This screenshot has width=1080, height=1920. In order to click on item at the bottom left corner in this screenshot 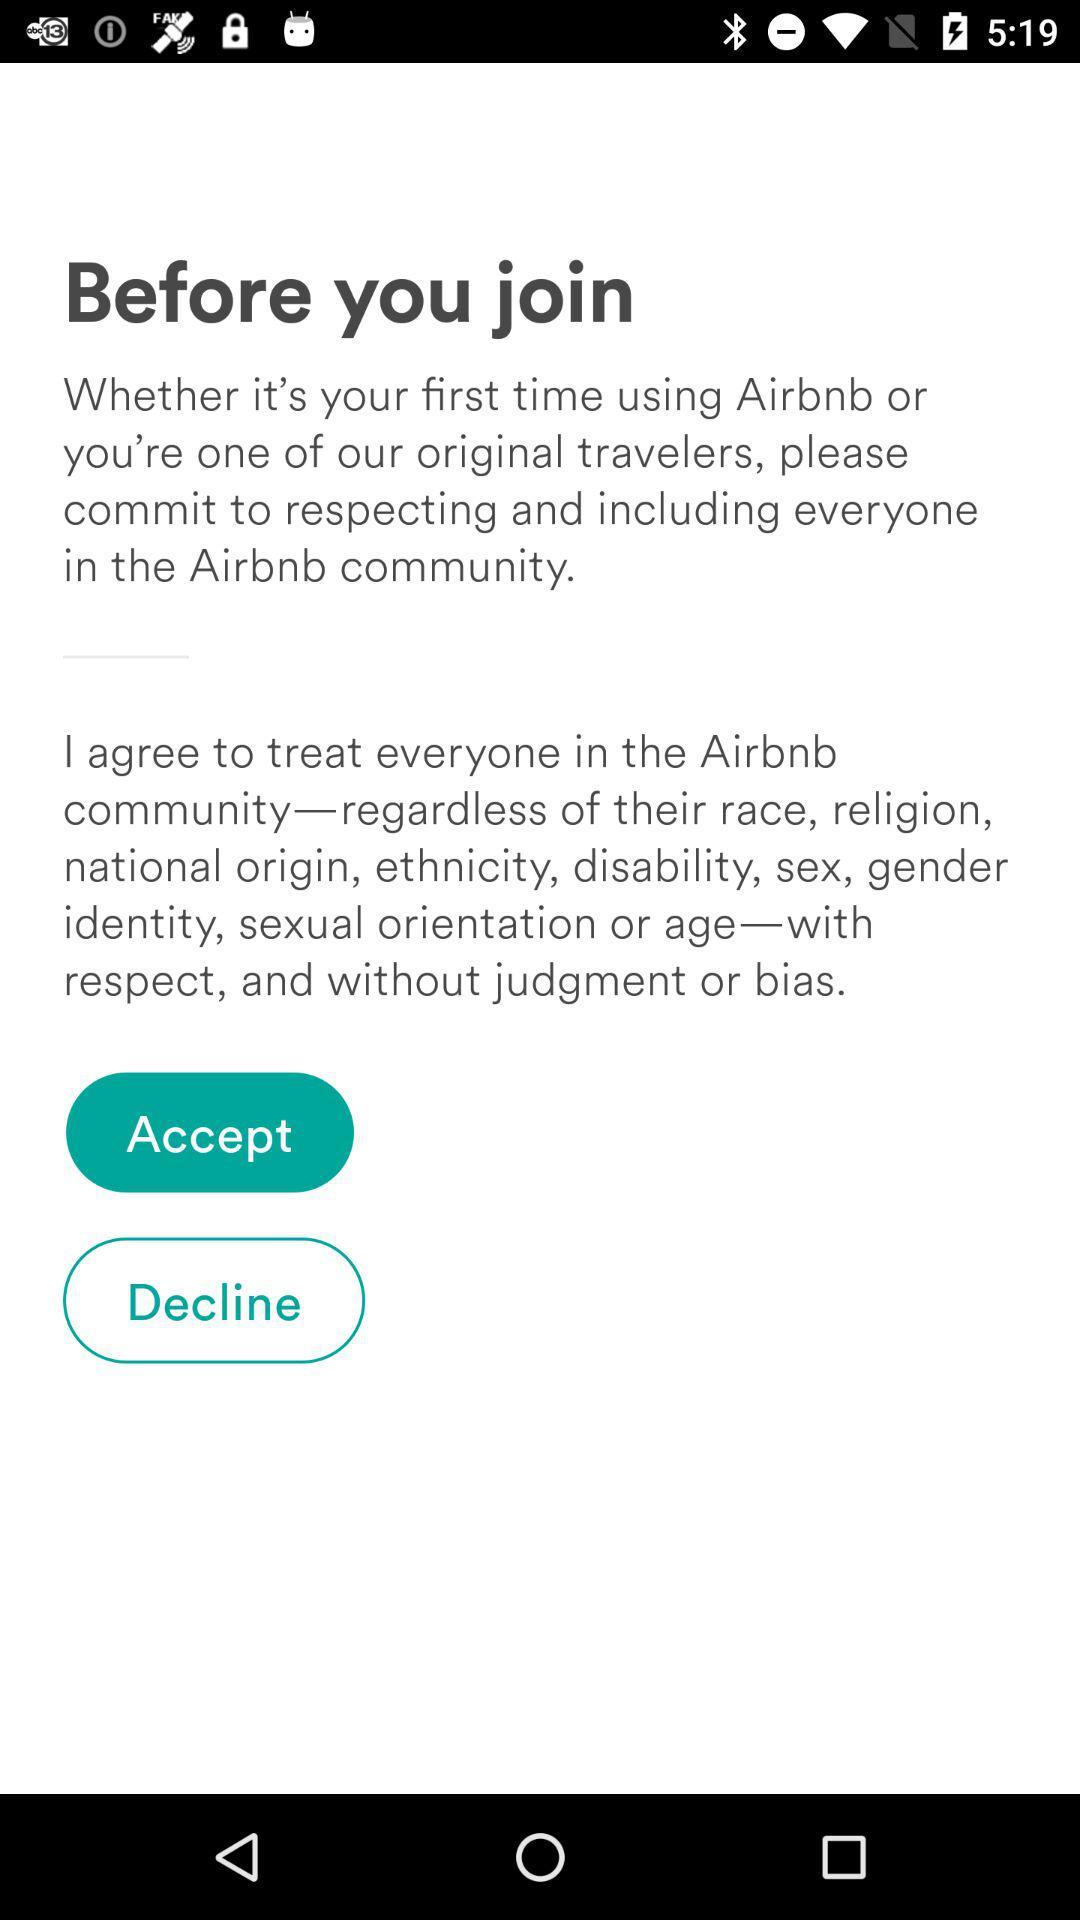, I will do `click(214, 1300)`.